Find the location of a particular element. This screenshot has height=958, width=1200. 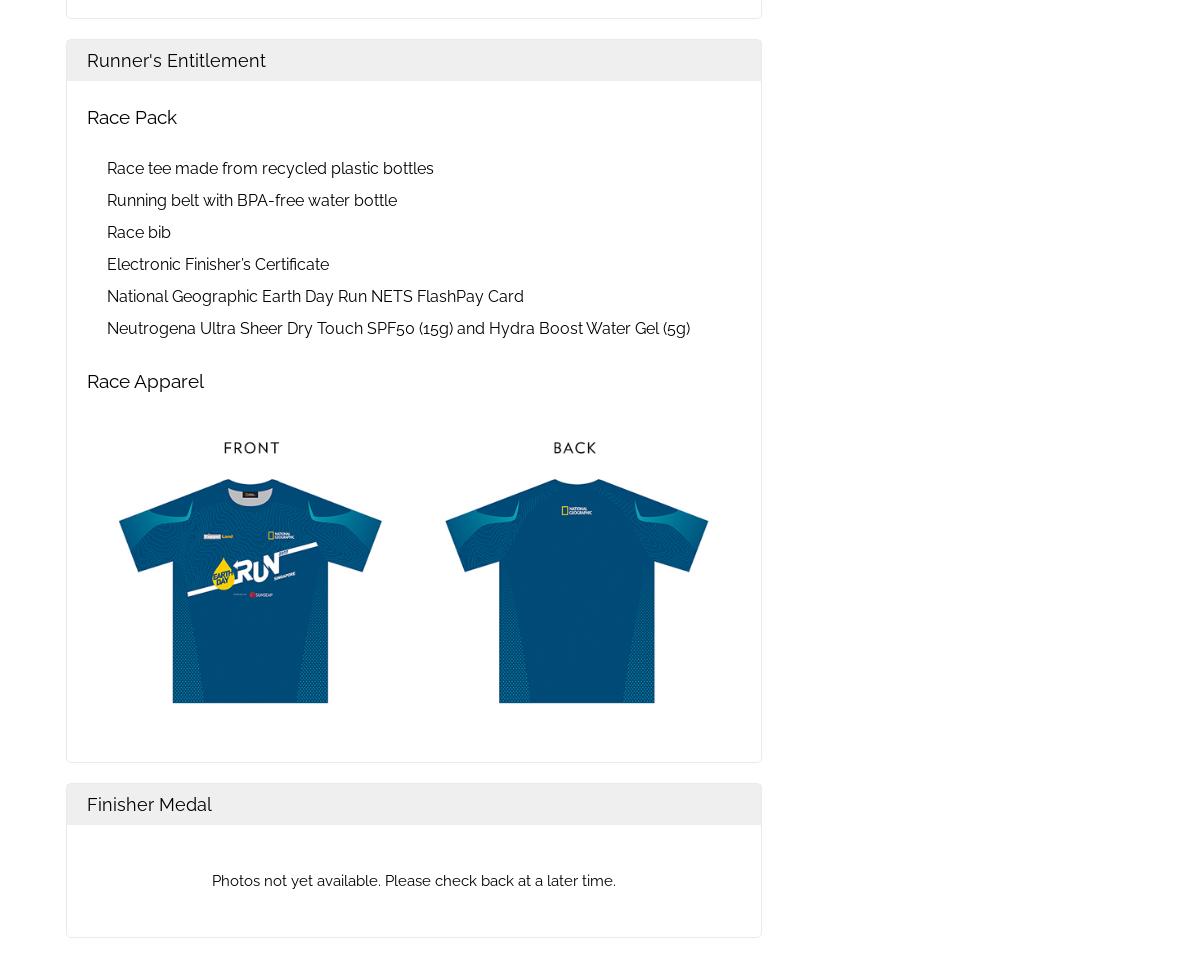

'Electronic Finisher’s Certificate' is located at coordinates (217, 264).